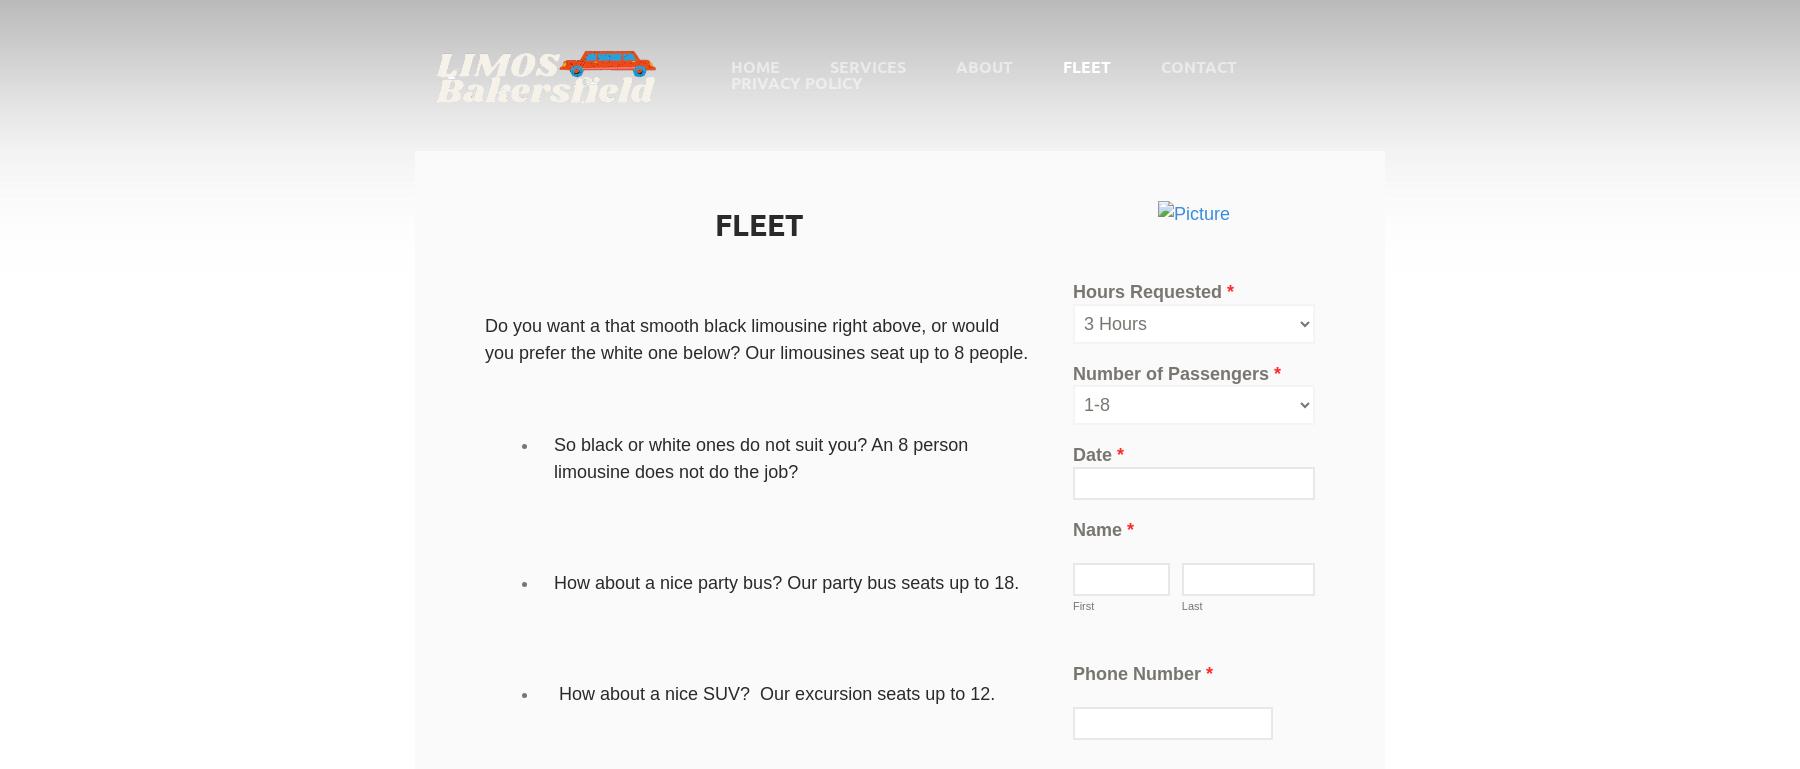 The width and height of the screenshot is (1800, 769). I want to click on 'Number of Passengers', so click(1172, 371).